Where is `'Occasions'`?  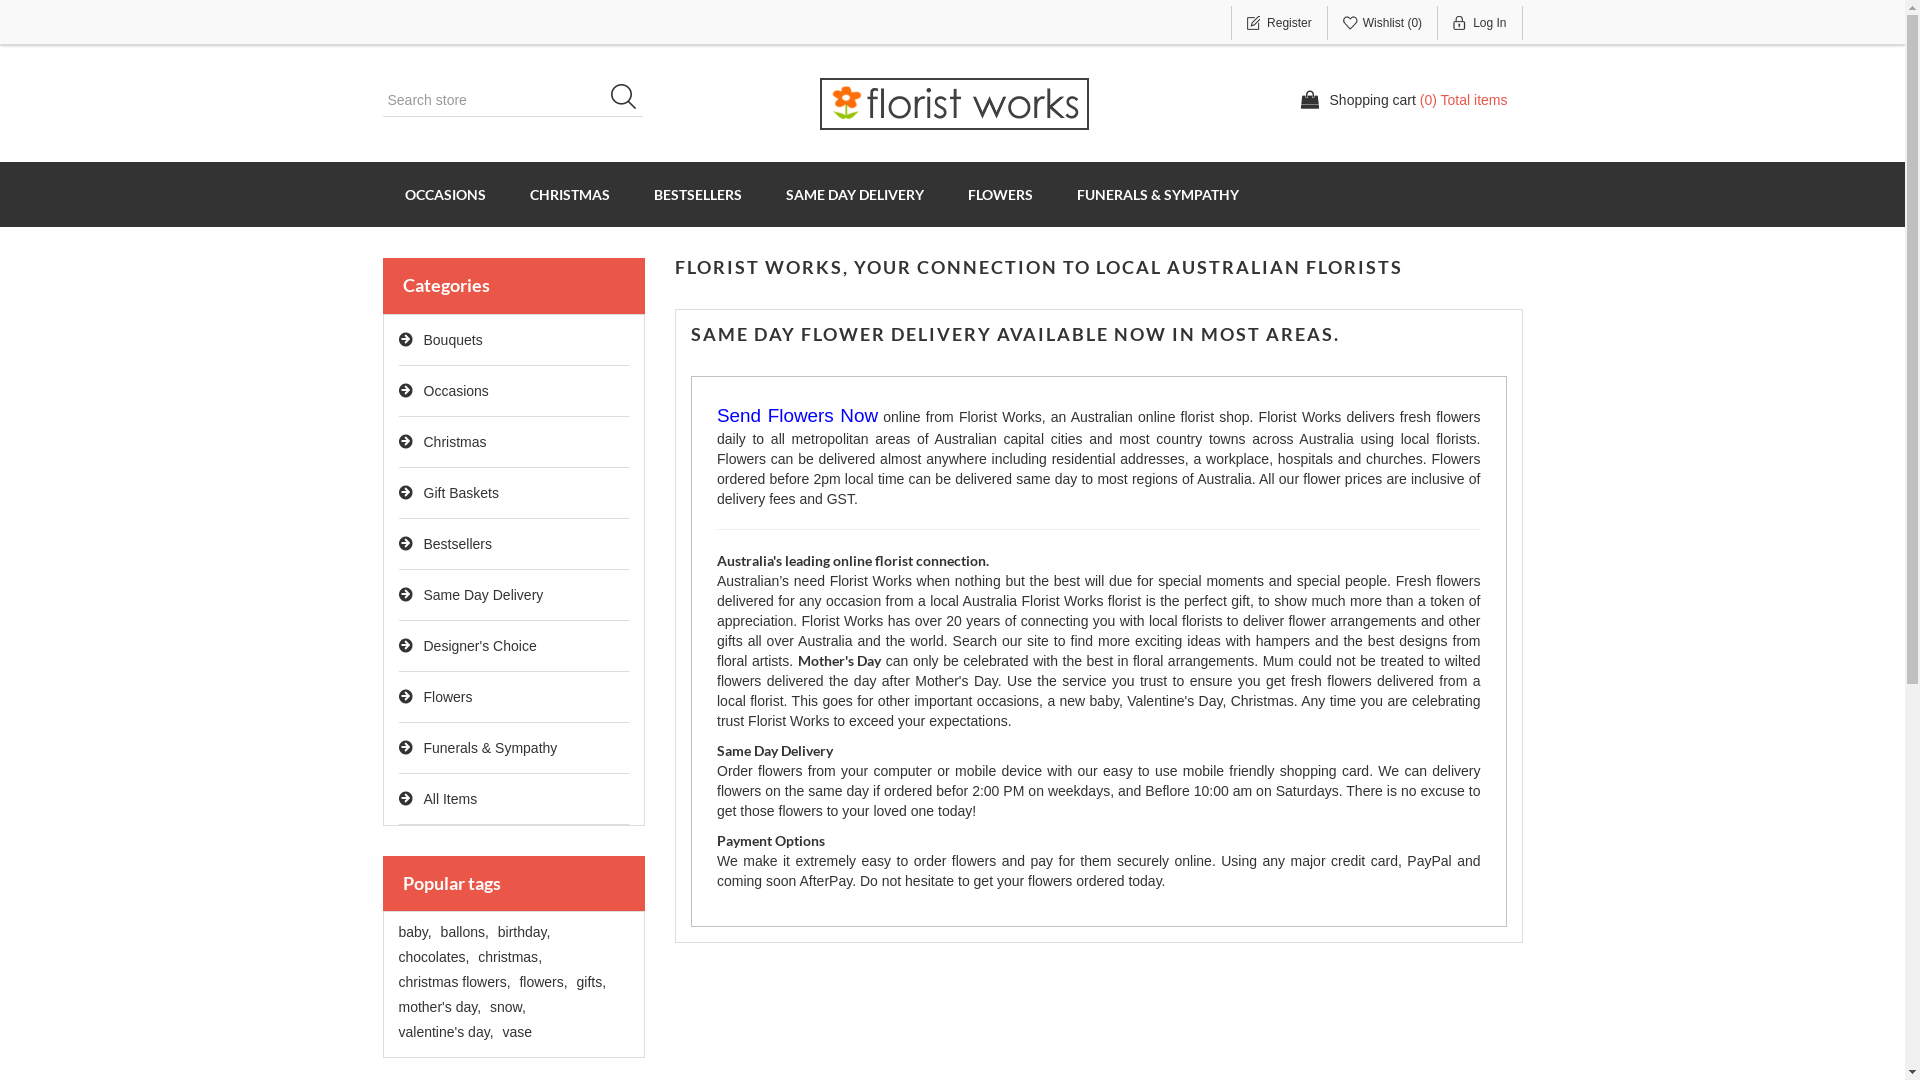 'Occasions' is located at coordinates (513, 391).